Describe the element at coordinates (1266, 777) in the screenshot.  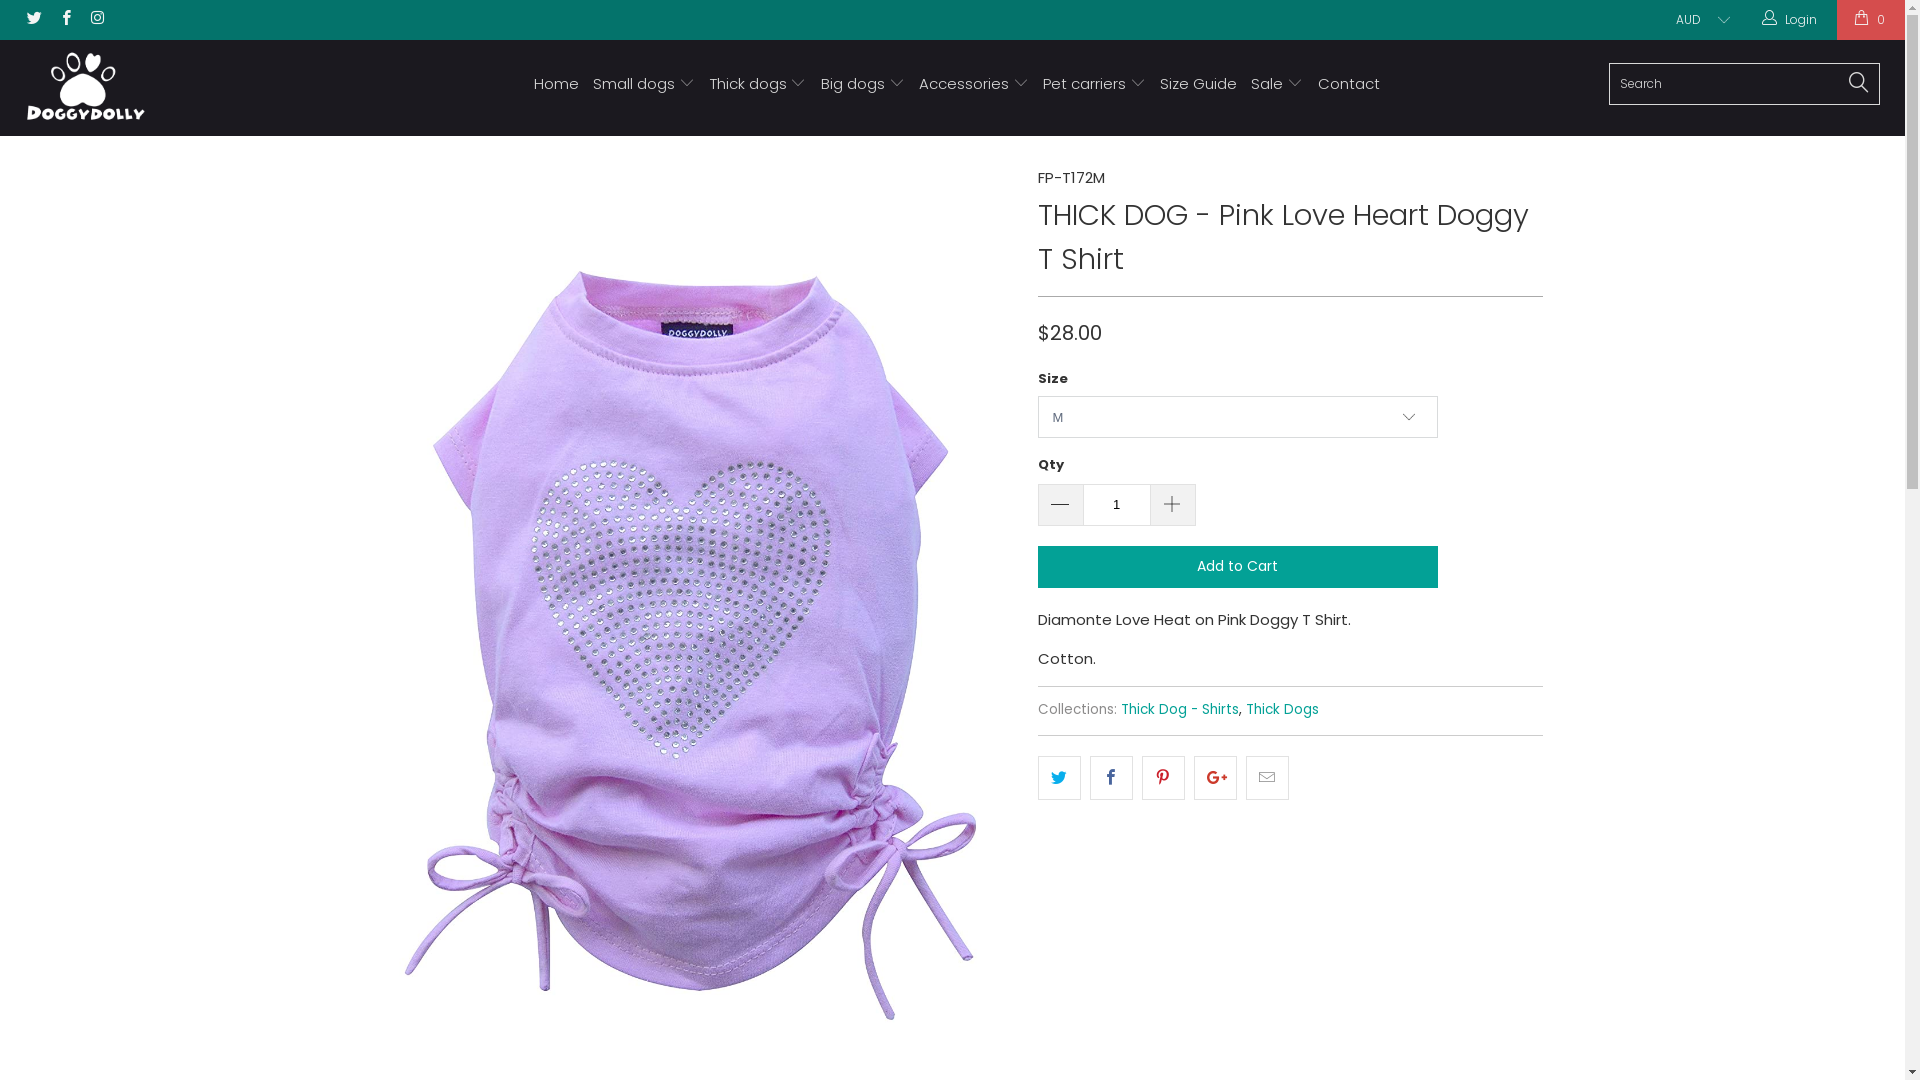
I see `'Email this to a friend'` at that location.